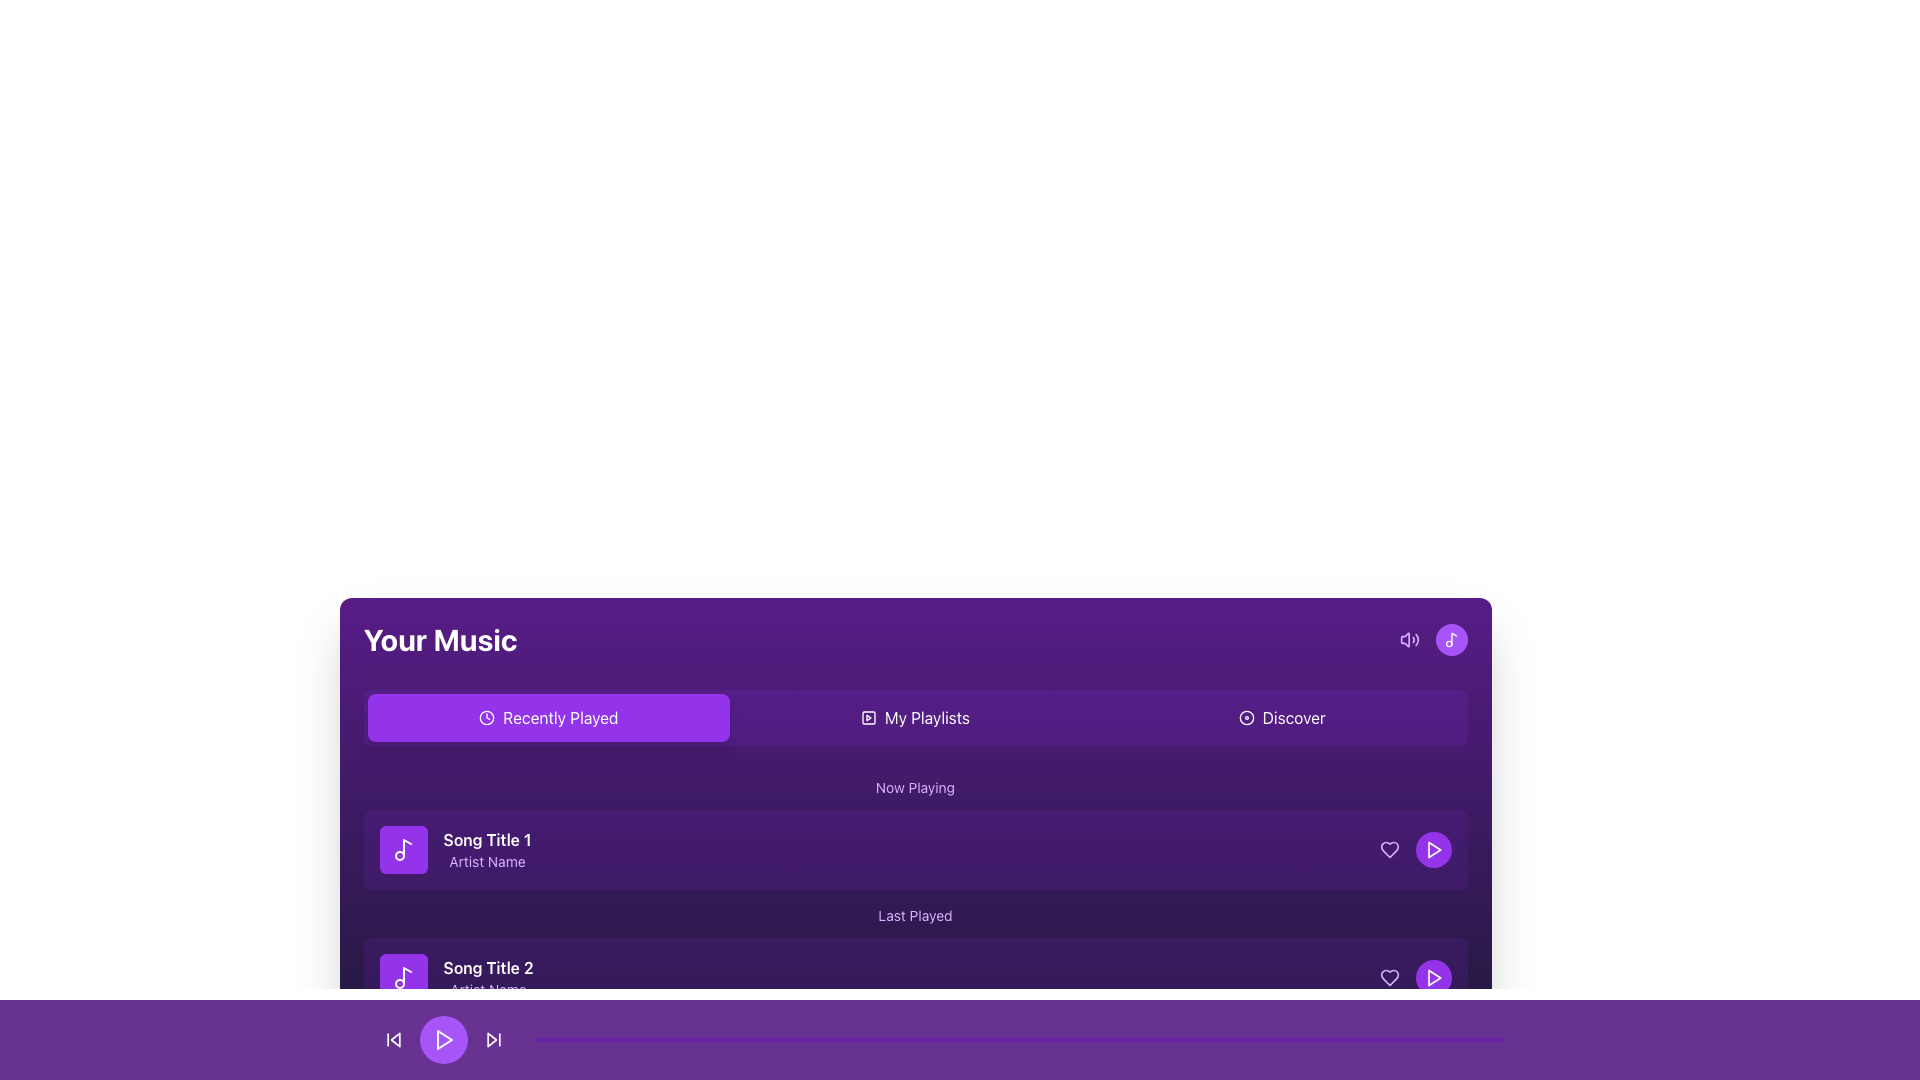 This screenshot has width=1920, height=1080. What do you see at coordinates (443, 1039) in the screenshot?
I see `the prominent purple circular button with a white play icon` at bounding box center [443, 1039].